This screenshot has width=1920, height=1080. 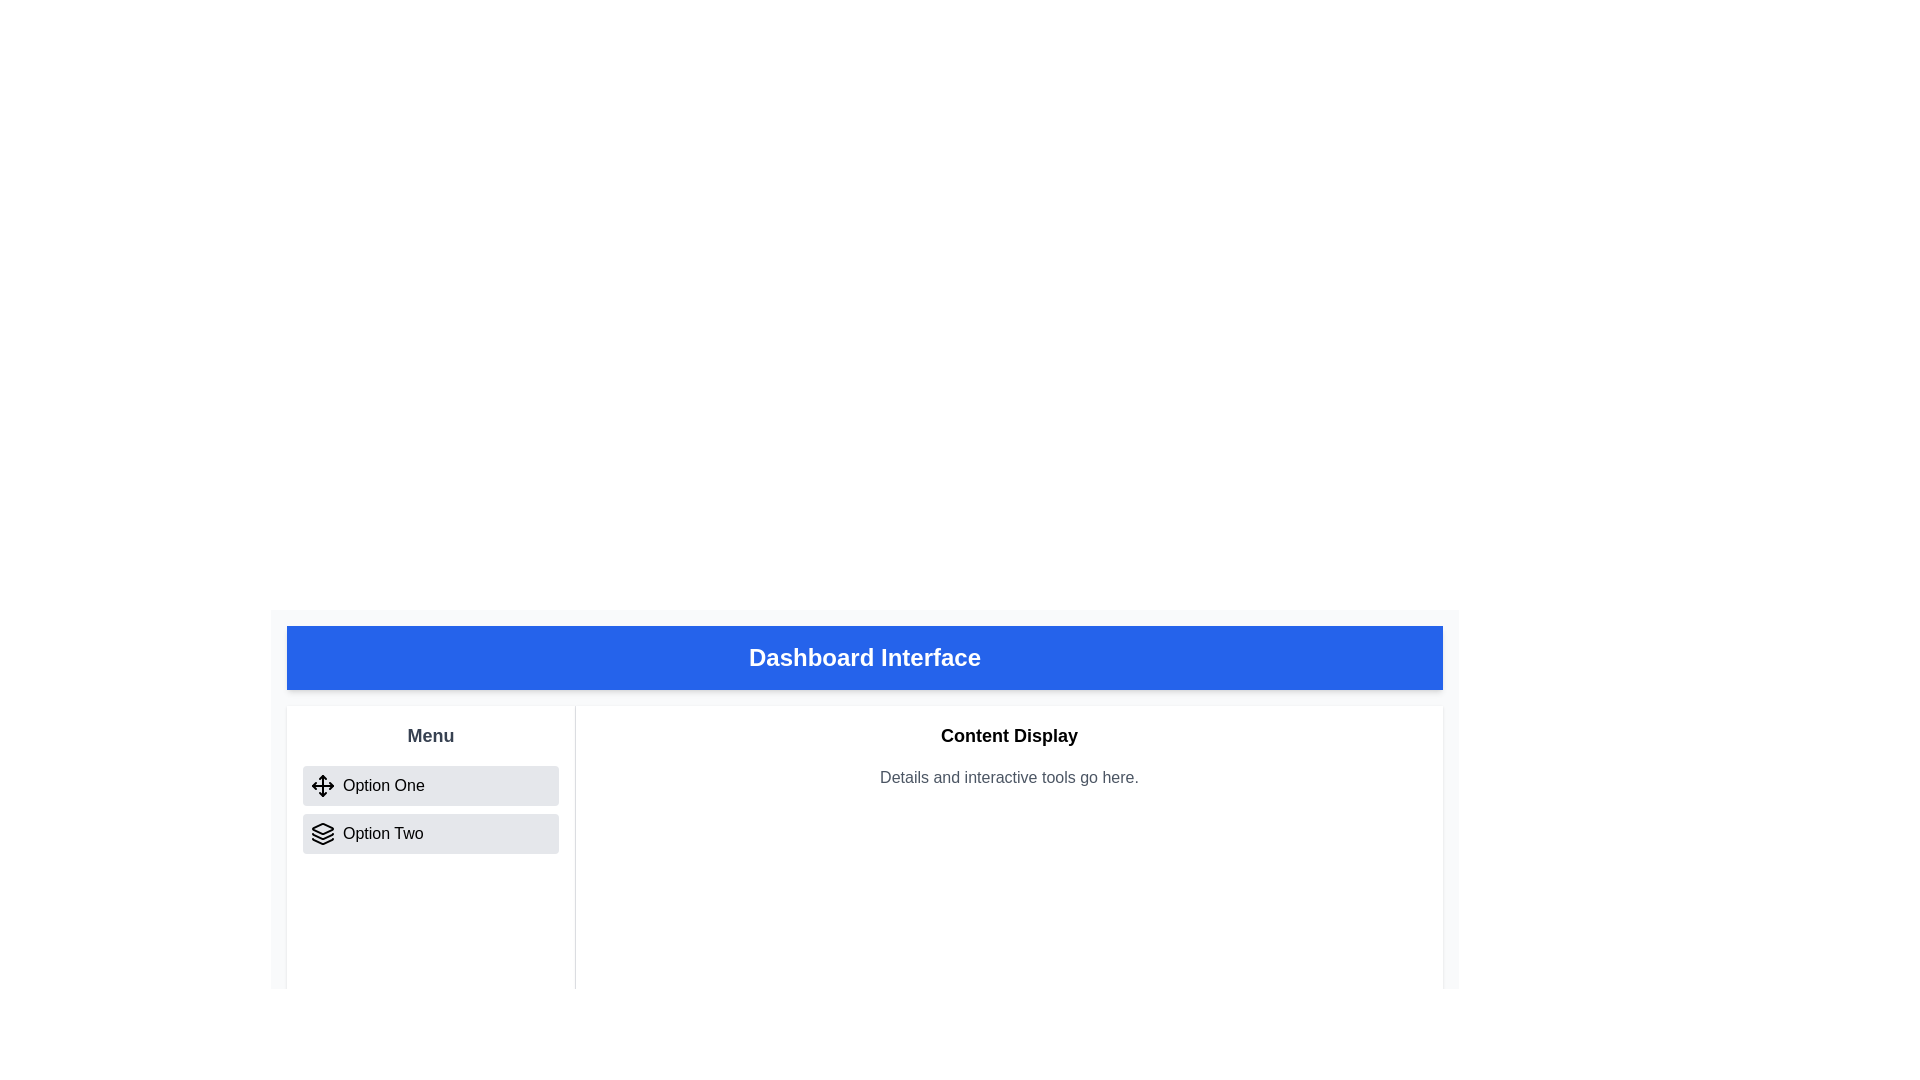 What do you see at coordinates (322, 829) in the screenshot?
I see `the top layer icon of the three stacked layer icons located next to the 'Option Two' label in the left-side menu` at bounding box center [322, 829].